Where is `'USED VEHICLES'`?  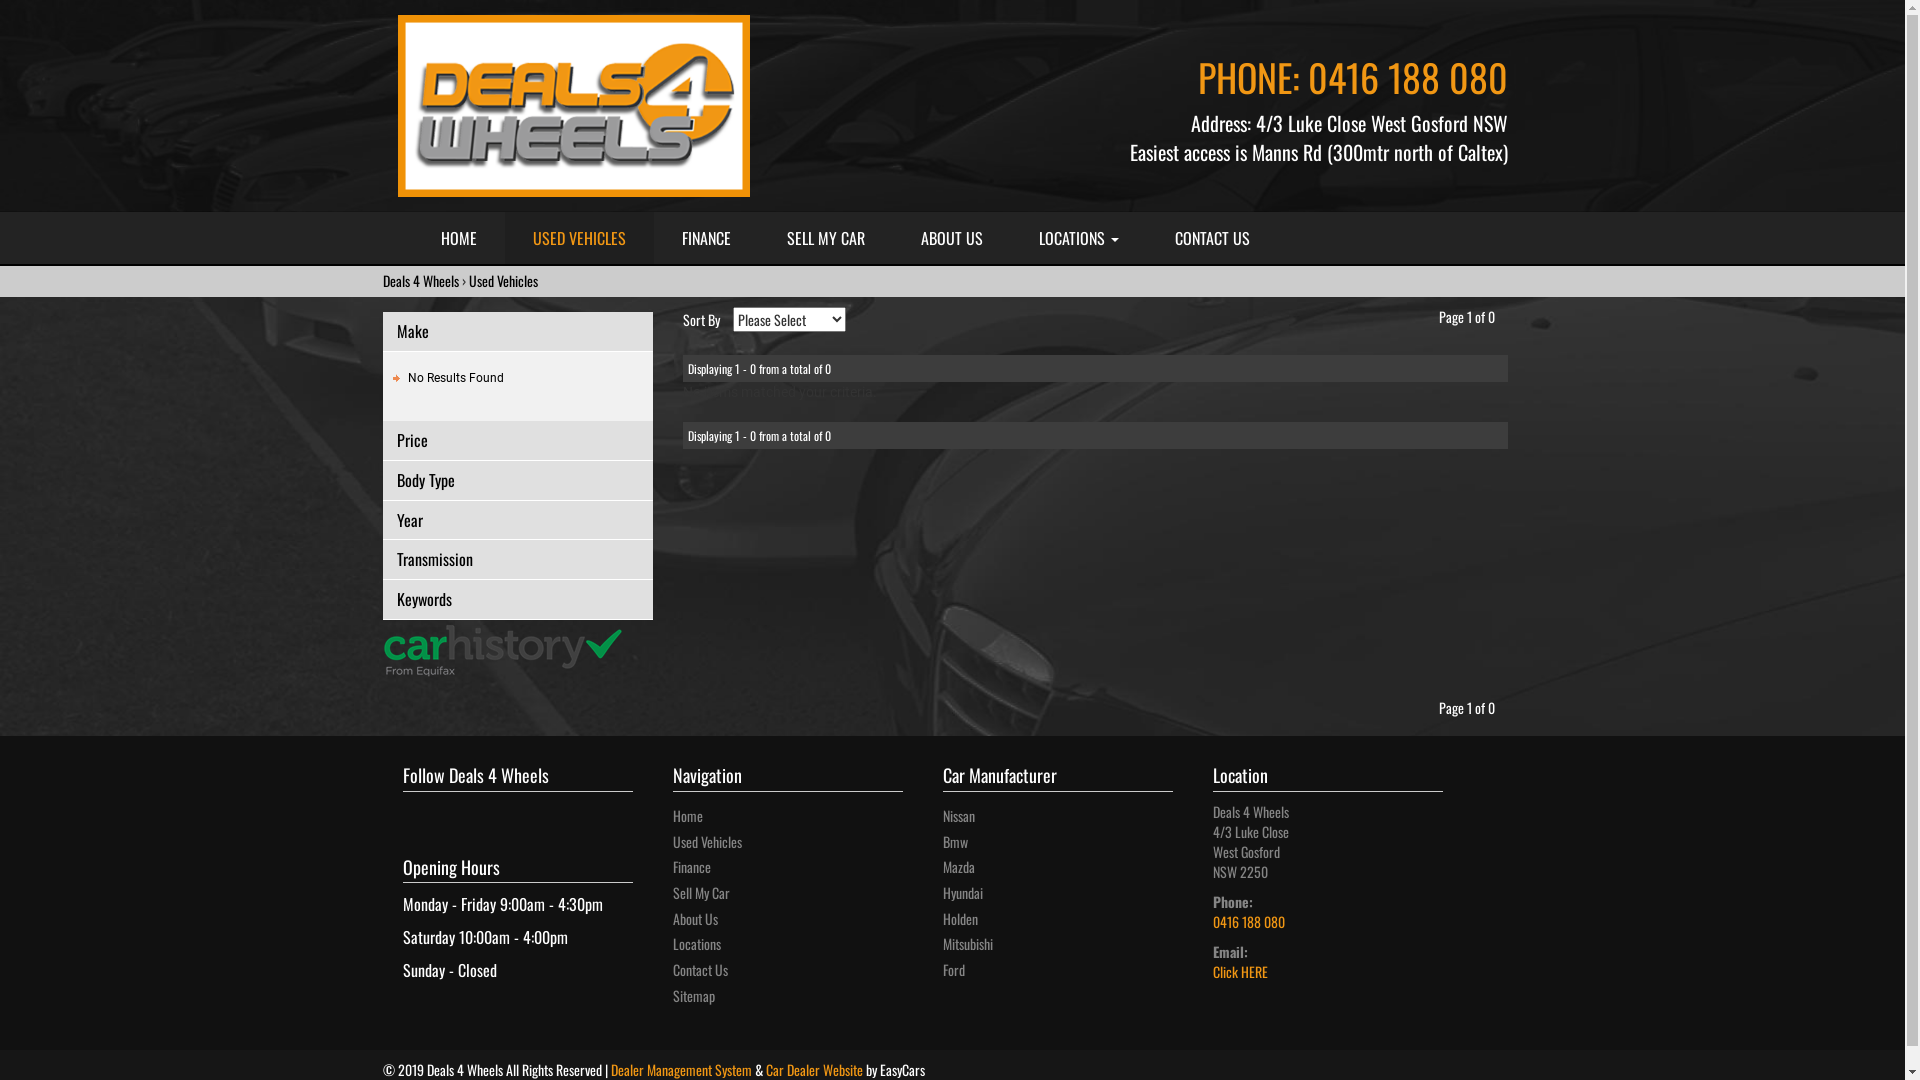 'USED VEHICLES' is located at coordinates (577, 237).